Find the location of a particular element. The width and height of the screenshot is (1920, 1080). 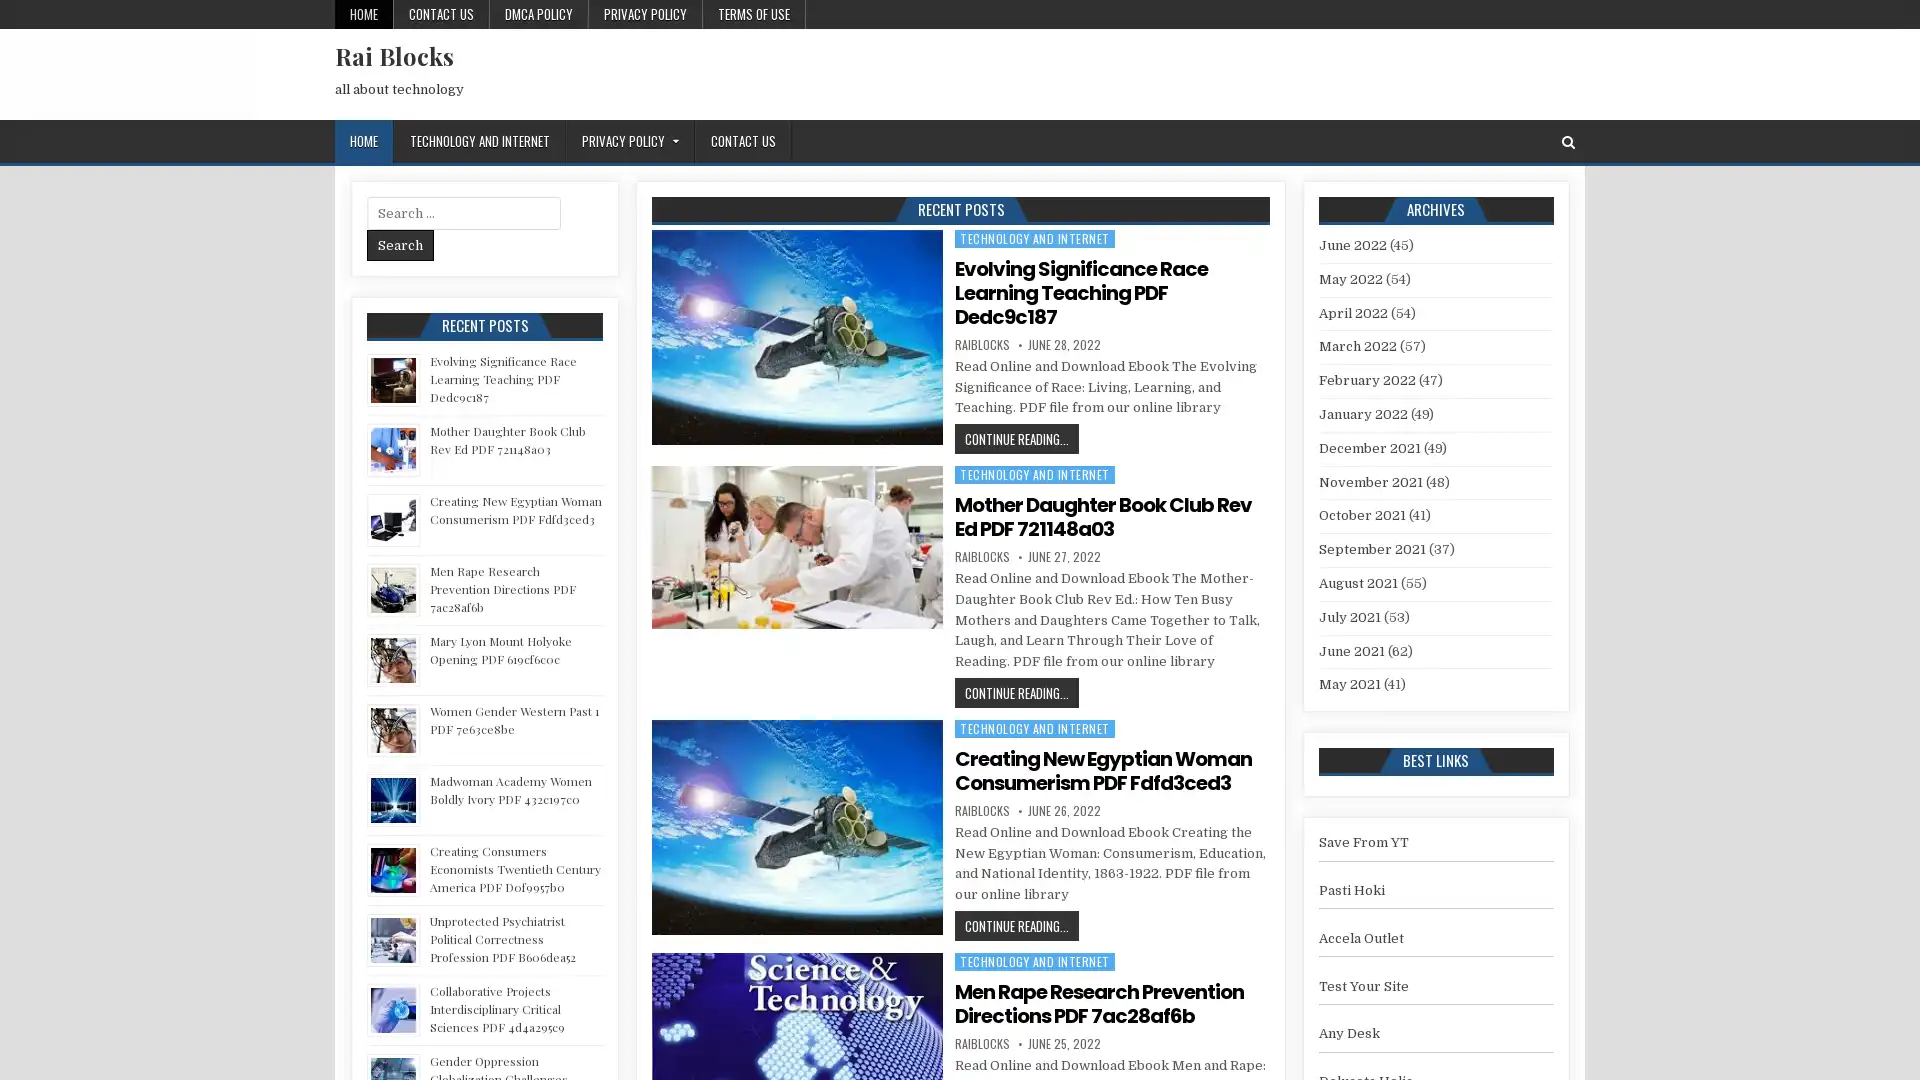

Search is located at coordinates (400, 244).